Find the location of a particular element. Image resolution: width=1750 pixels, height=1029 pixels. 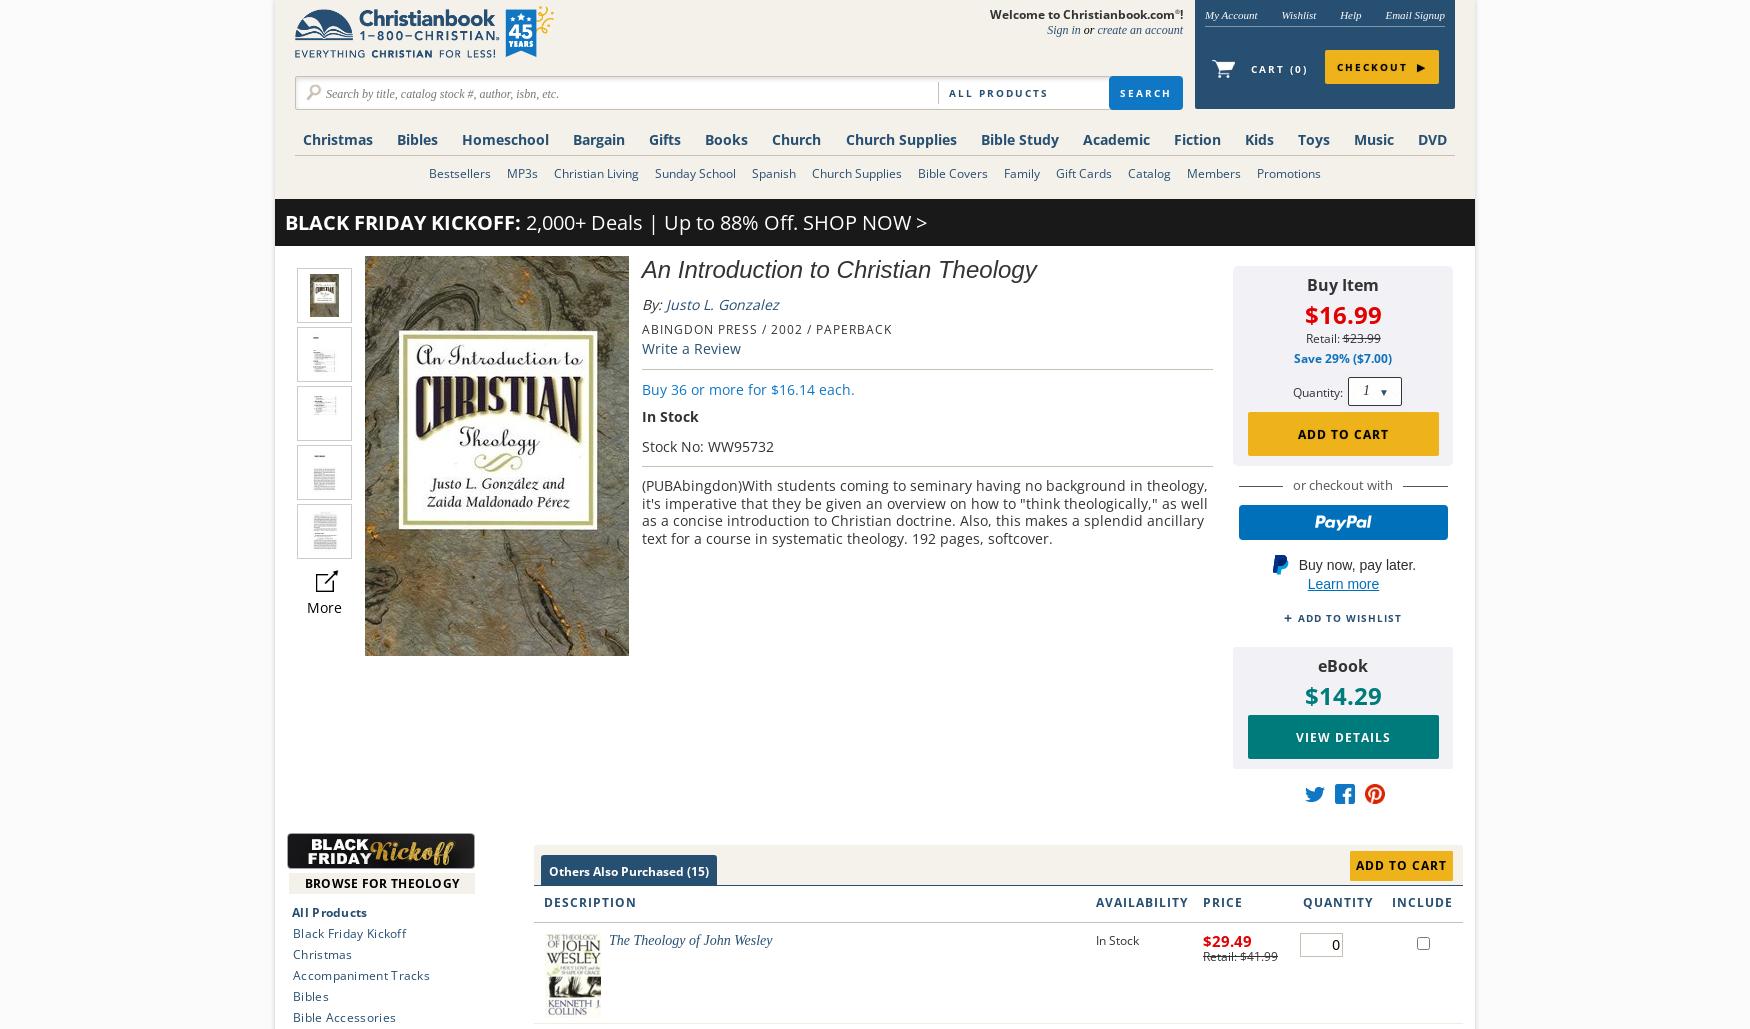

'Church' is located at coordinates (795, 138).